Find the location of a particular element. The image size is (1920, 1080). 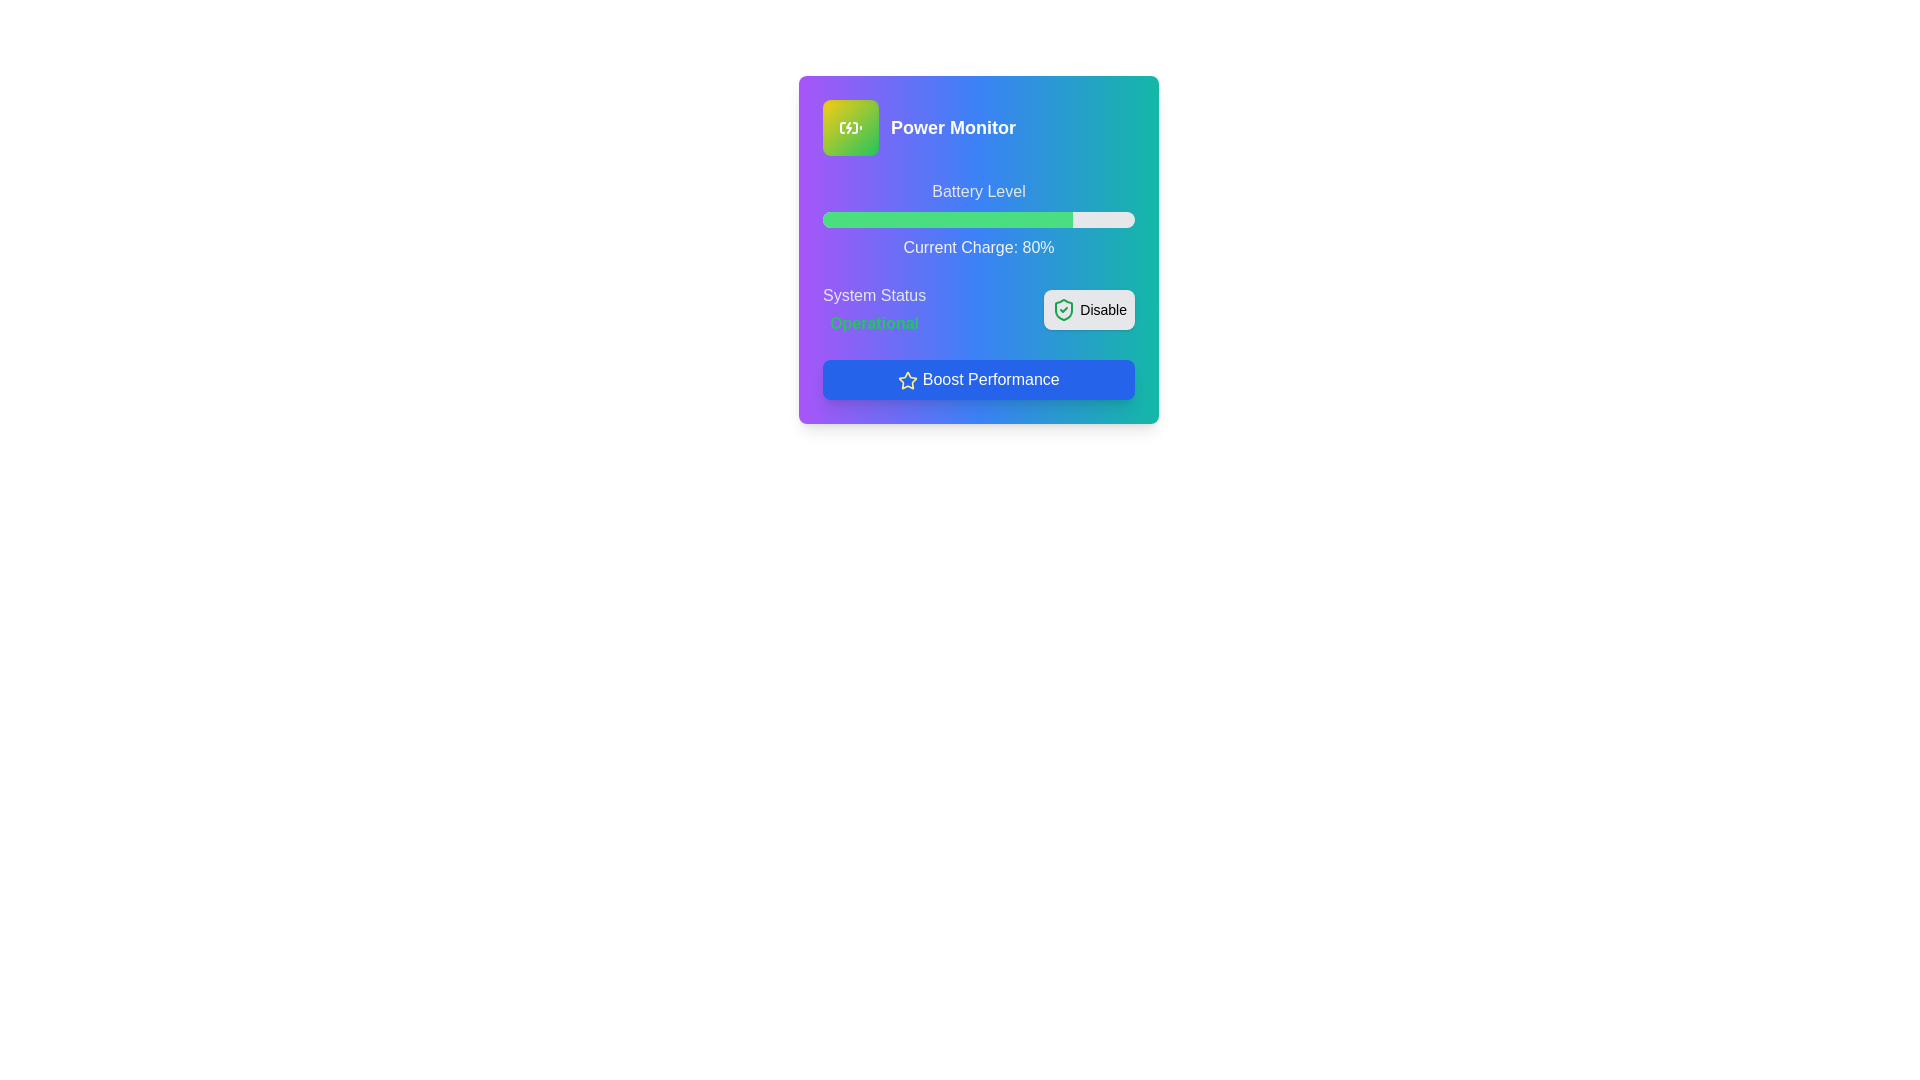

the visual indicator of the progress bar representing the battery level, which shows 'Current Charge: 80%' below it is located at coordinates (979, 219).